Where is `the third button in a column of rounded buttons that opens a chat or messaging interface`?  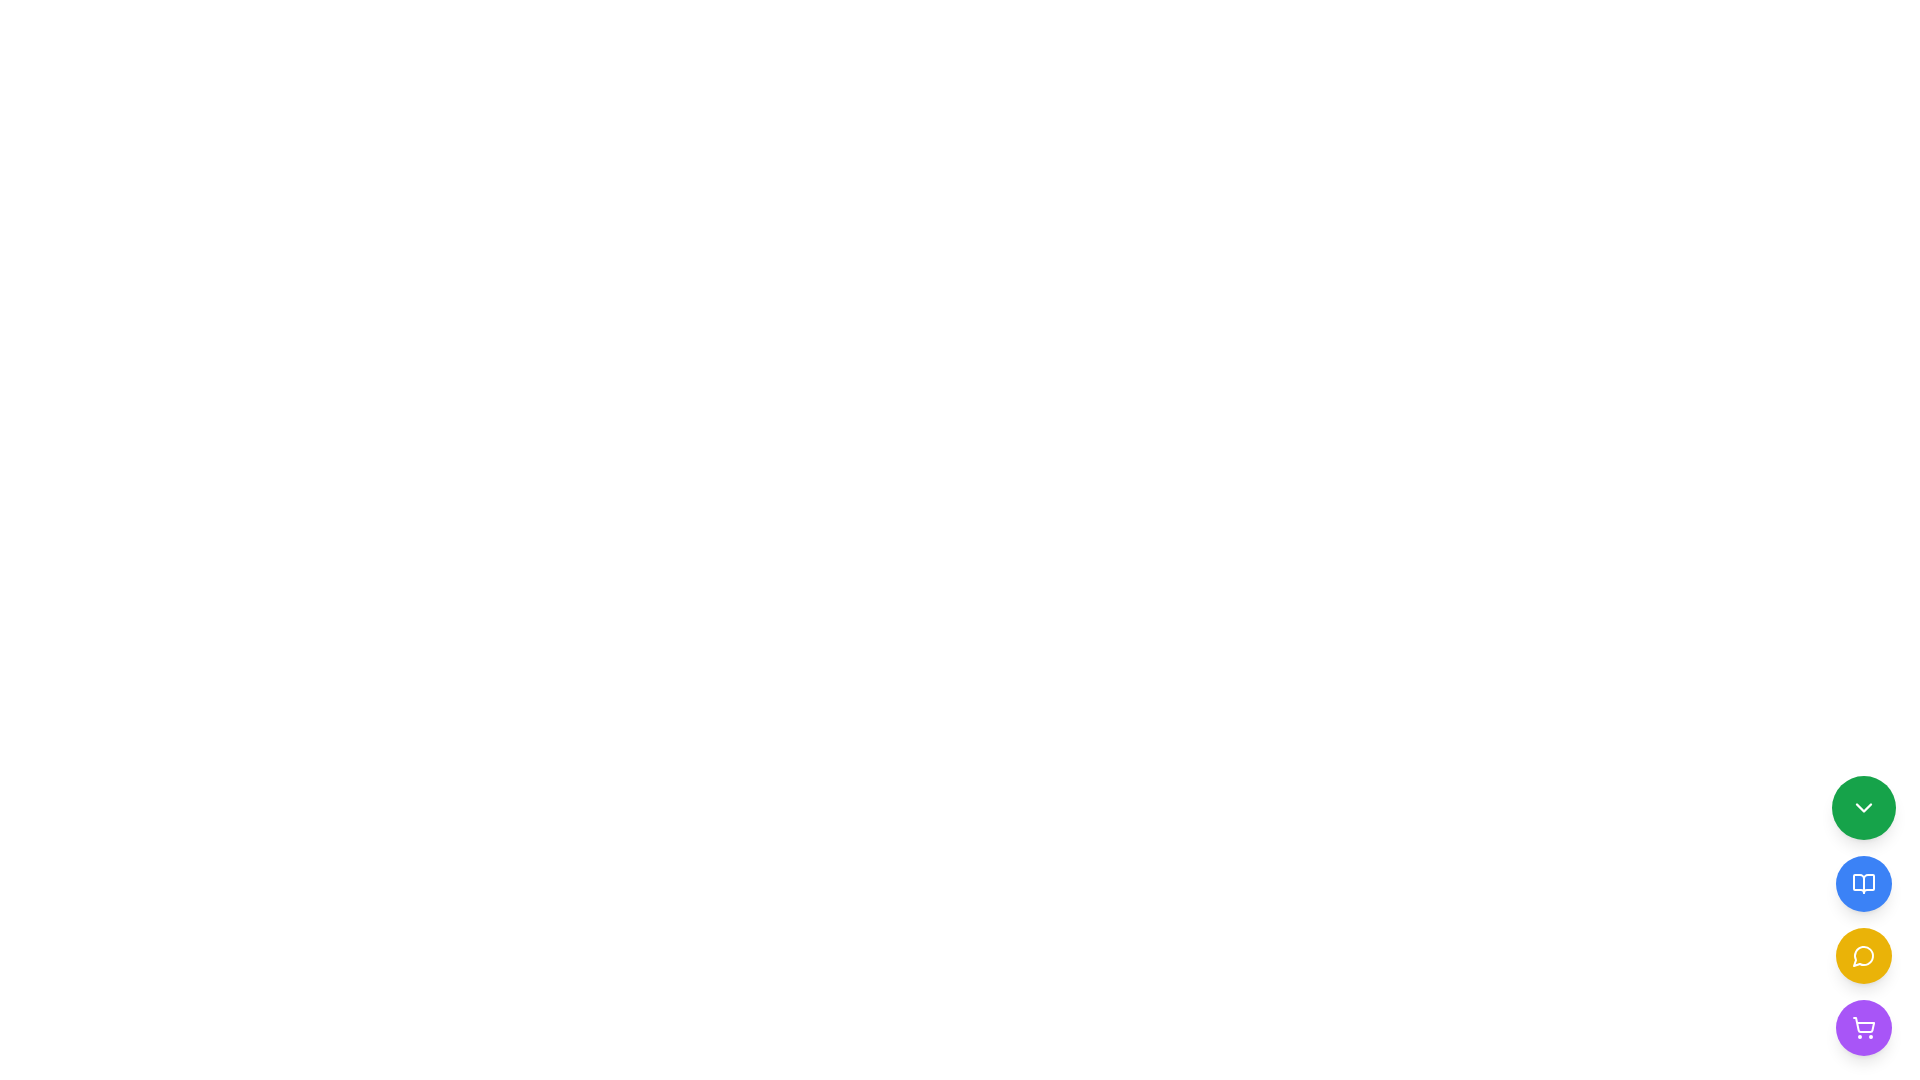
the third button in a column of rounded buttons that opens a chat or messaging interface is located at coordinates (1862, 955).